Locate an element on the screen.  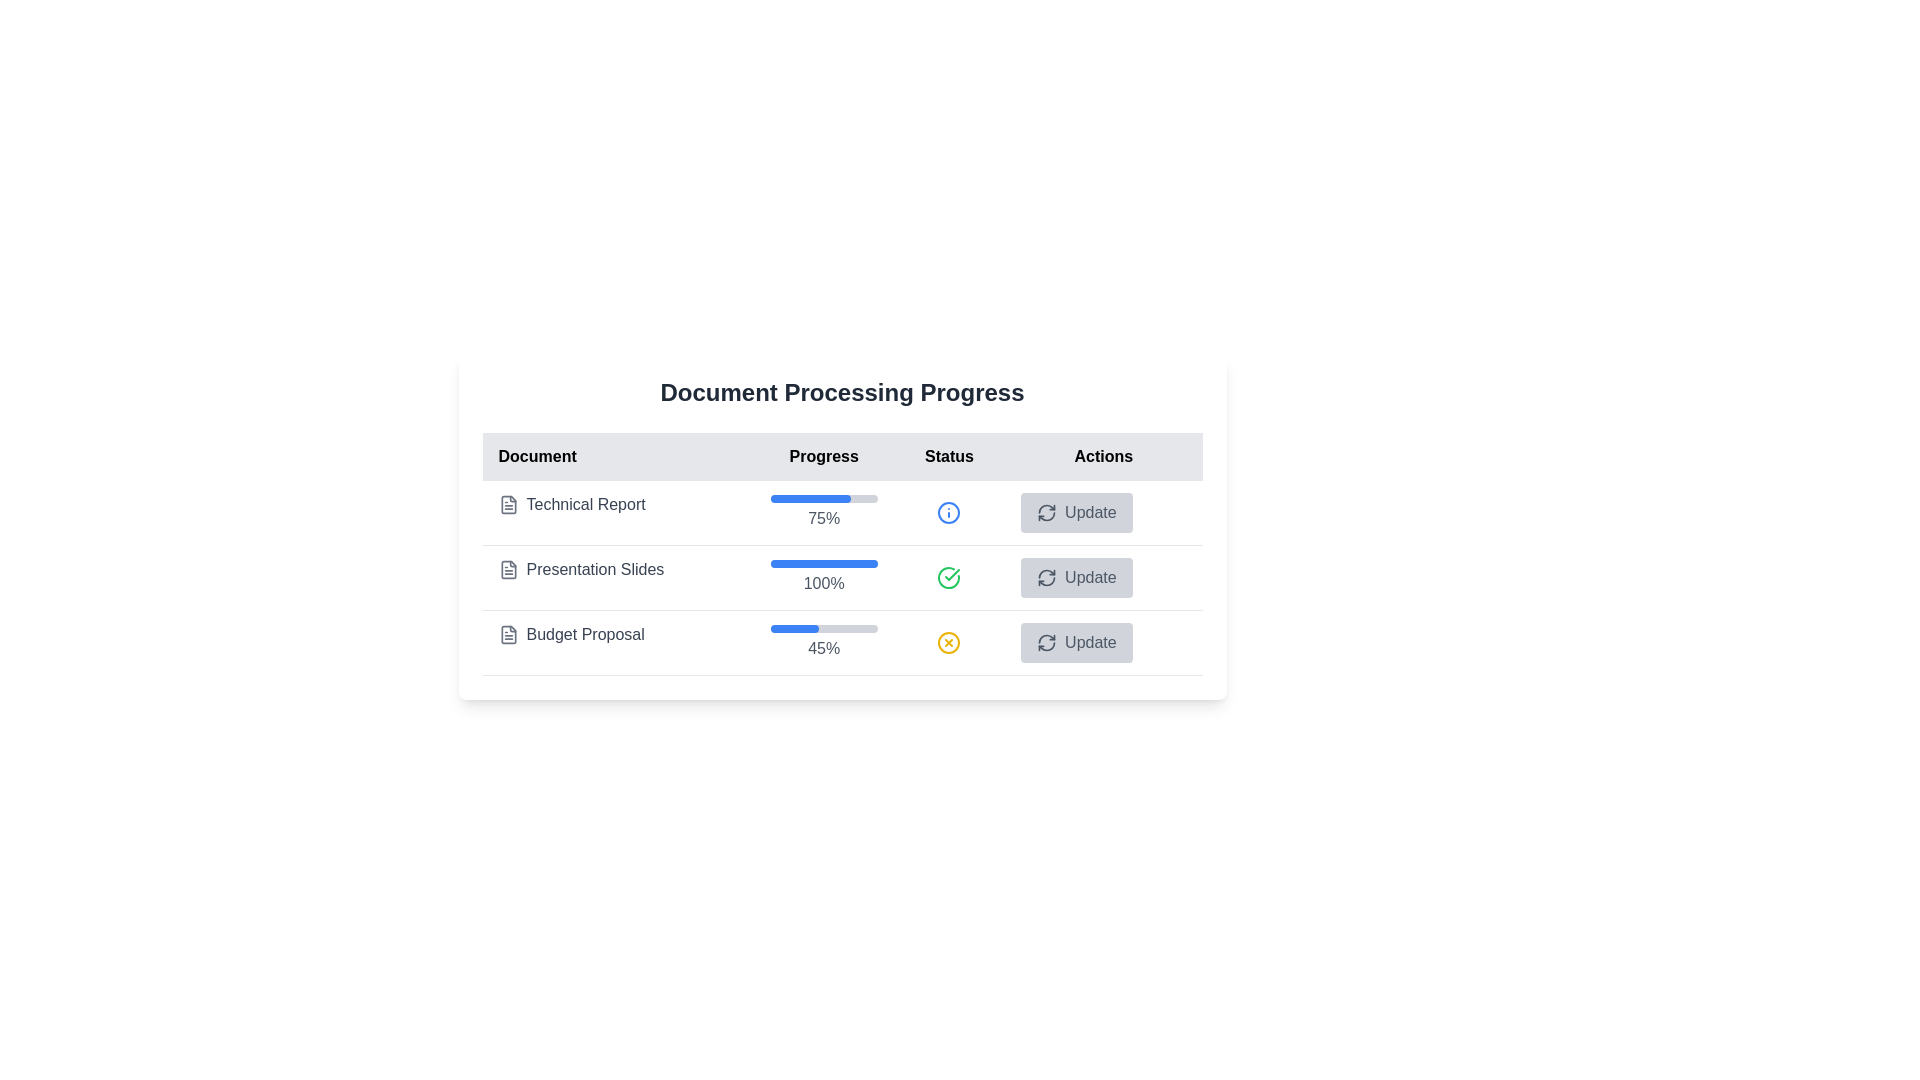
the update button for the 'Budget Proposal' document located in the 'Actions' column of the third row is located at coordinates (1102, 643).